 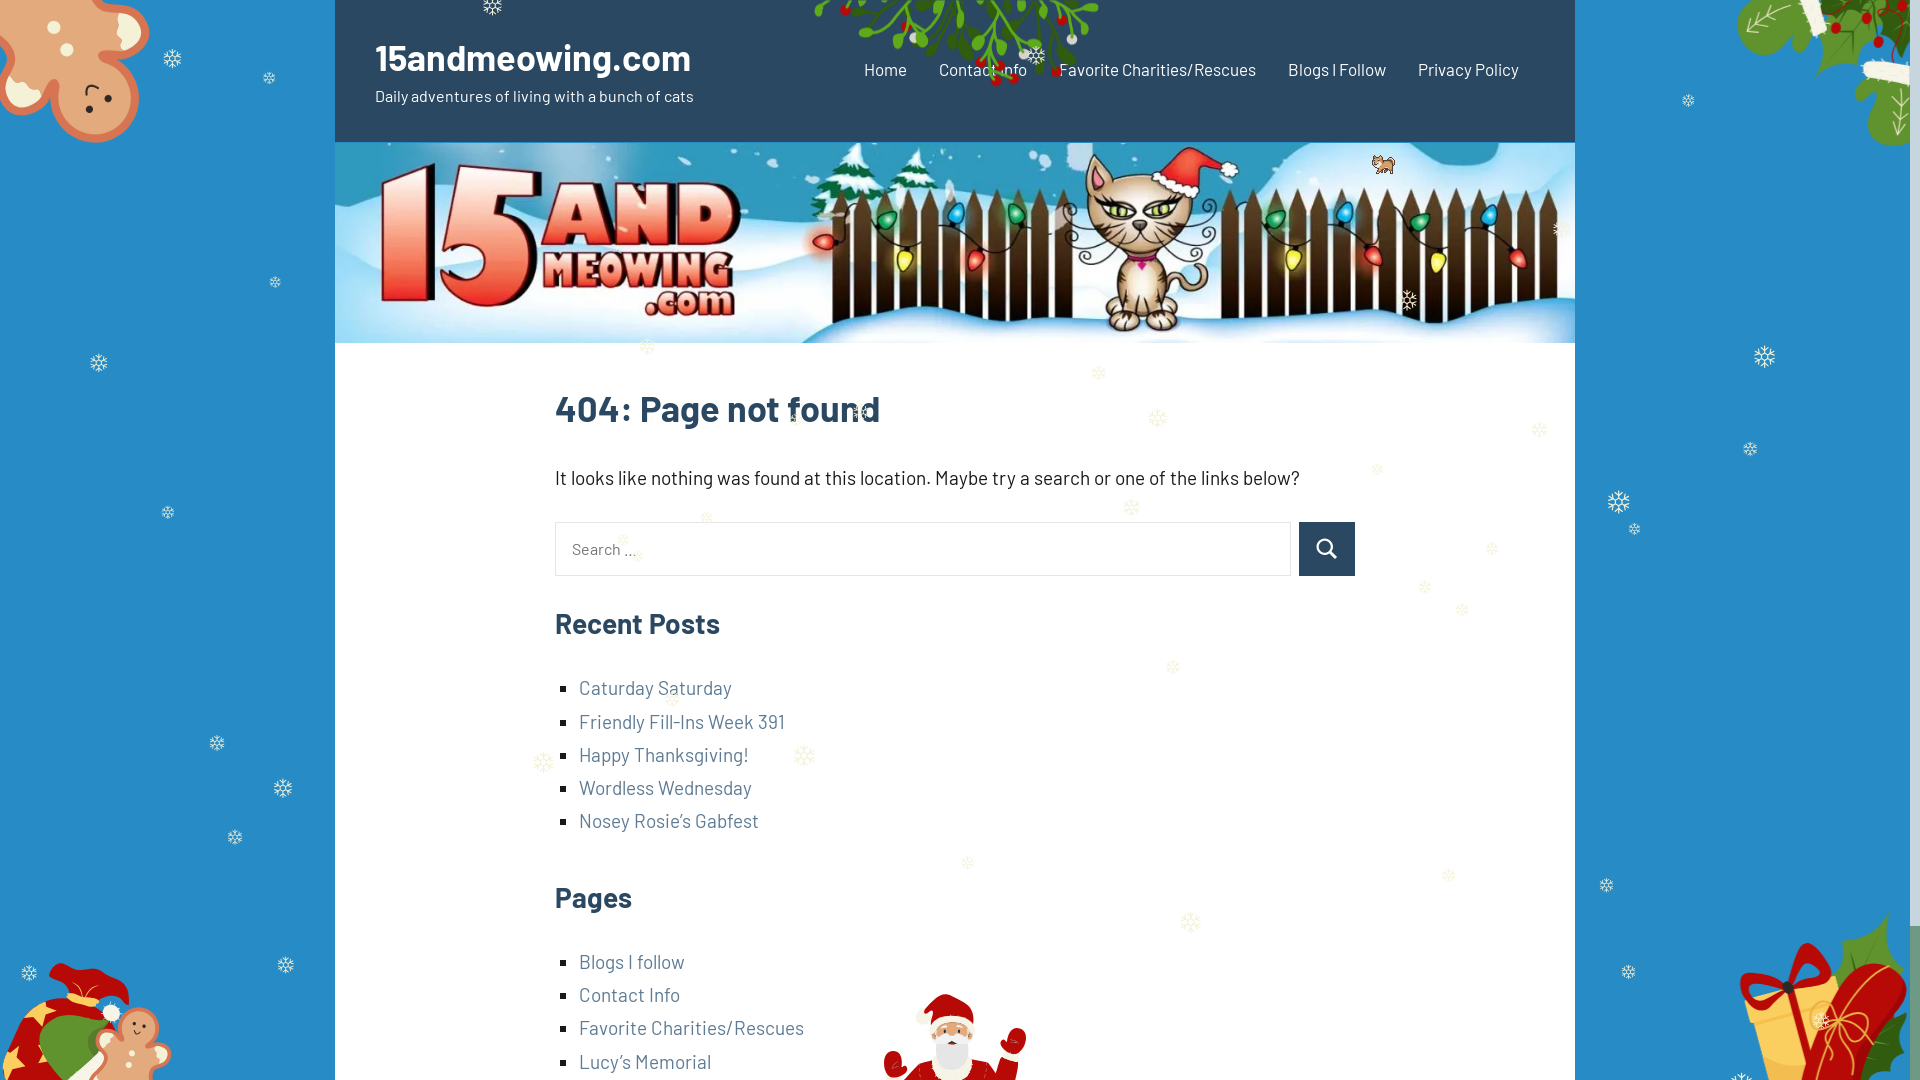 I want to click on 'Wordless Wednesday', so click(x=665, y=786).